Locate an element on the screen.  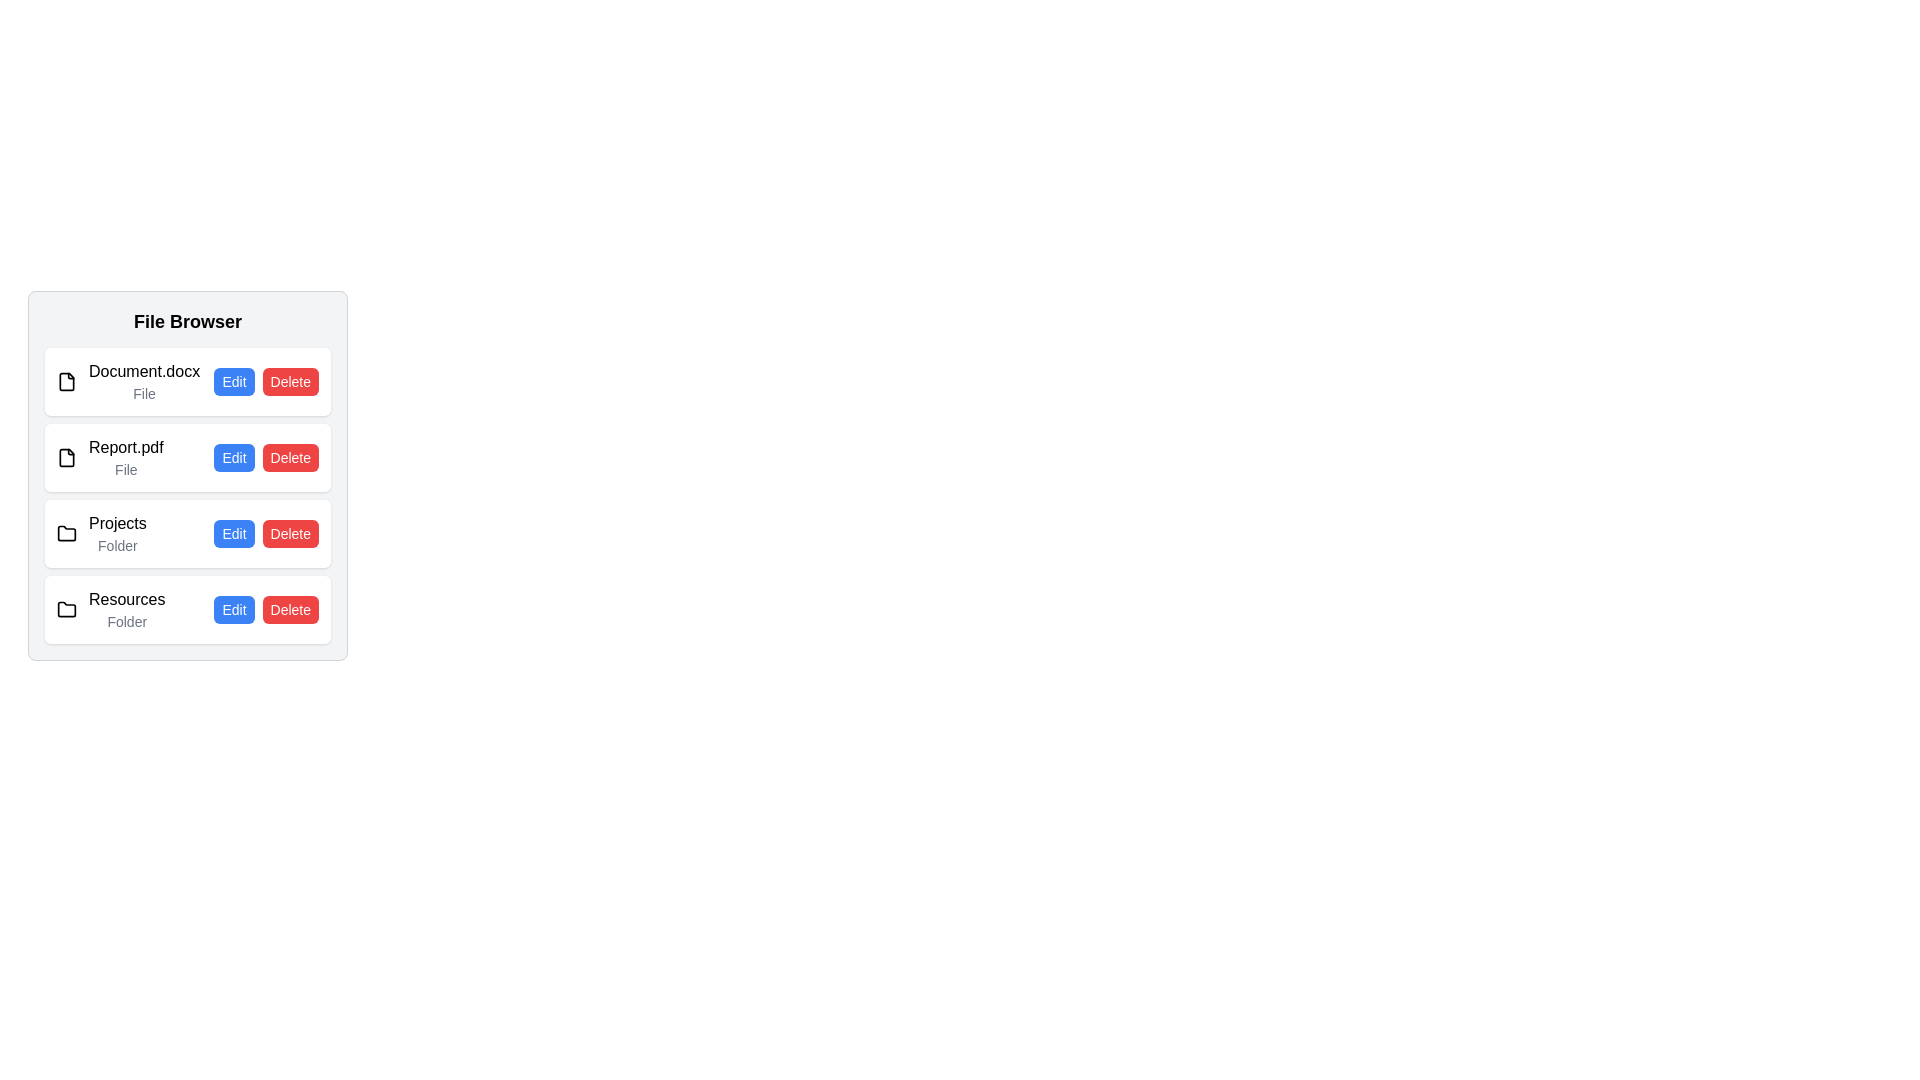
the file or folder named Report.pdf is located at coordinates (187, 458).